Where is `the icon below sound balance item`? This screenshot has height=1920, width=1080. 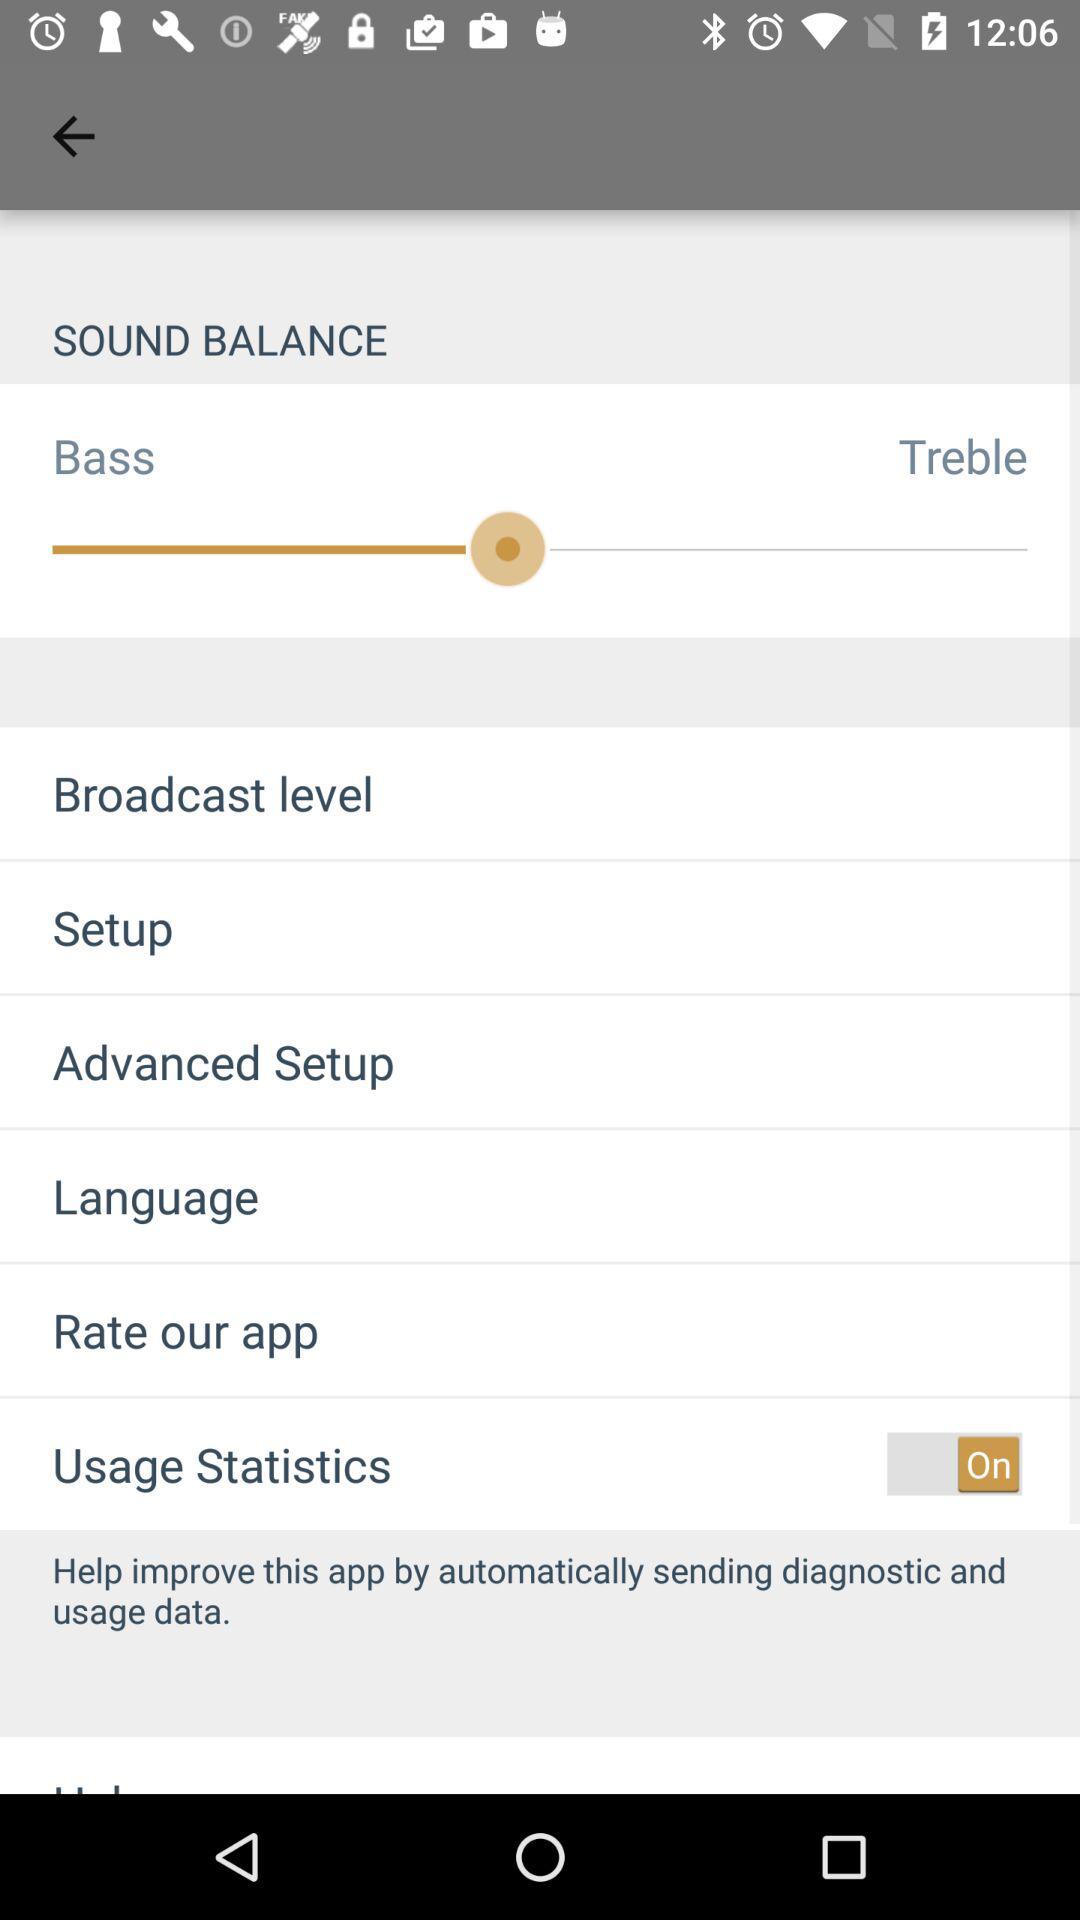
the icon below sound balance item is located at coordinates (988, 454).